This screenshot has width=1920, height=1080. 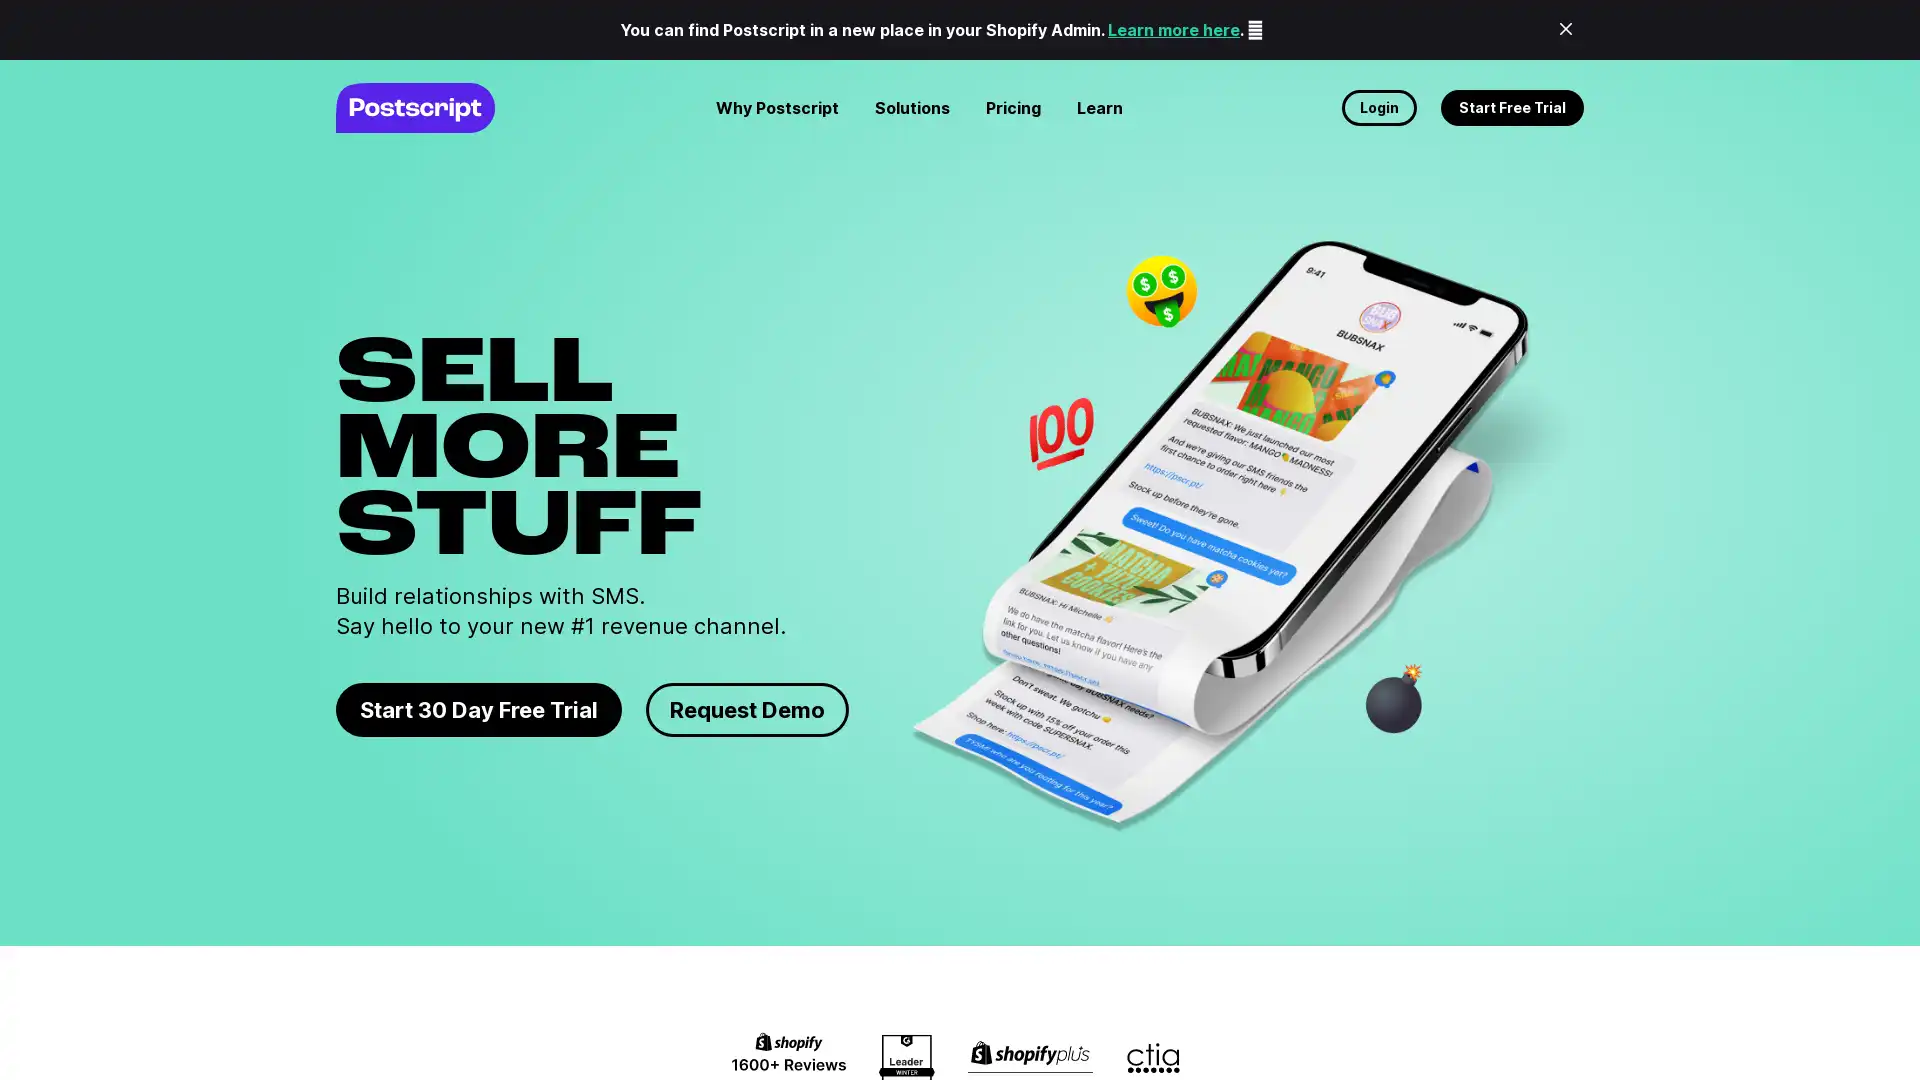 What do you see at coordinates (1098, 107) in the screenshot?
I see `Learn` at bounding box center [1098, 107].